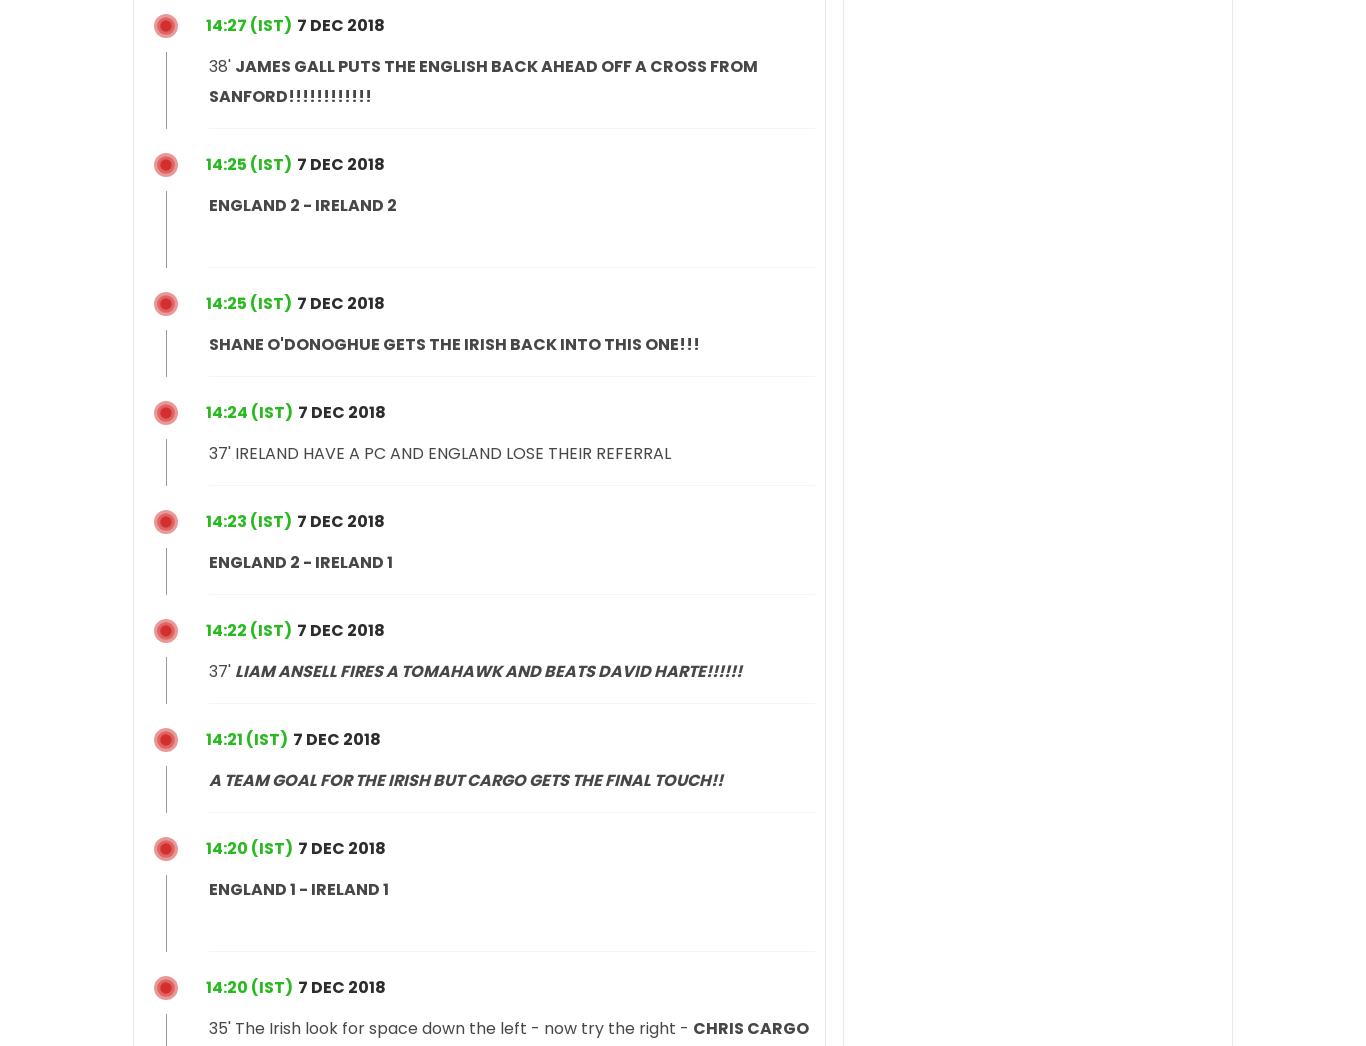  I want to click on '14:21 (IST)', so click(204, 737).